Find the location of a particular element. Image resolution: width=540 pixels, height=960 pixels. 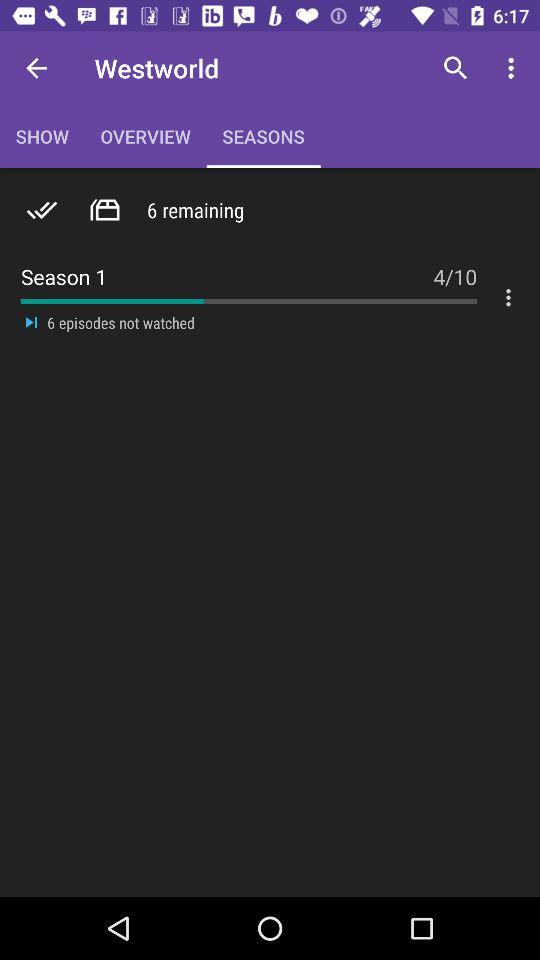

the item next to the overview item is located at coordinates (36, 68).